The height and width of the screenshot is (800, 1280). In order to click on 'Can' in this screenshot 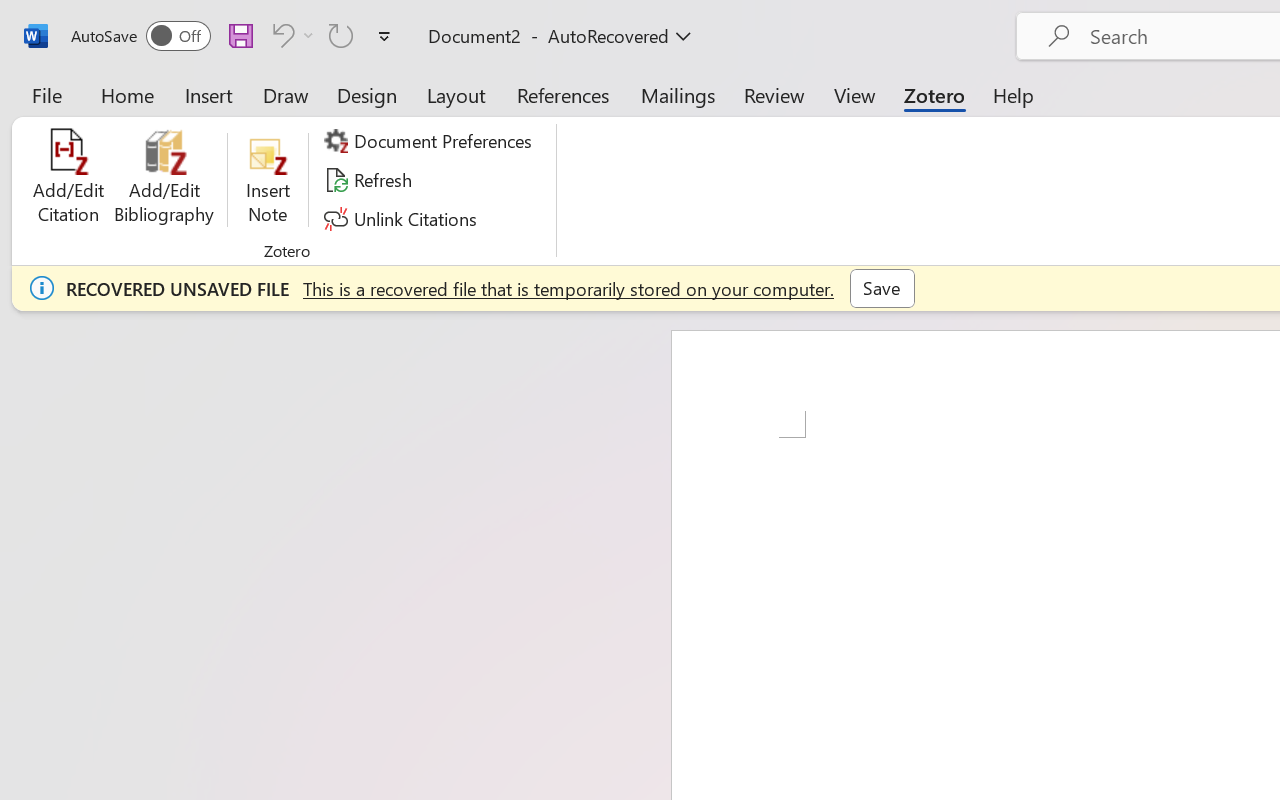, I will do `click(289, 34)`.